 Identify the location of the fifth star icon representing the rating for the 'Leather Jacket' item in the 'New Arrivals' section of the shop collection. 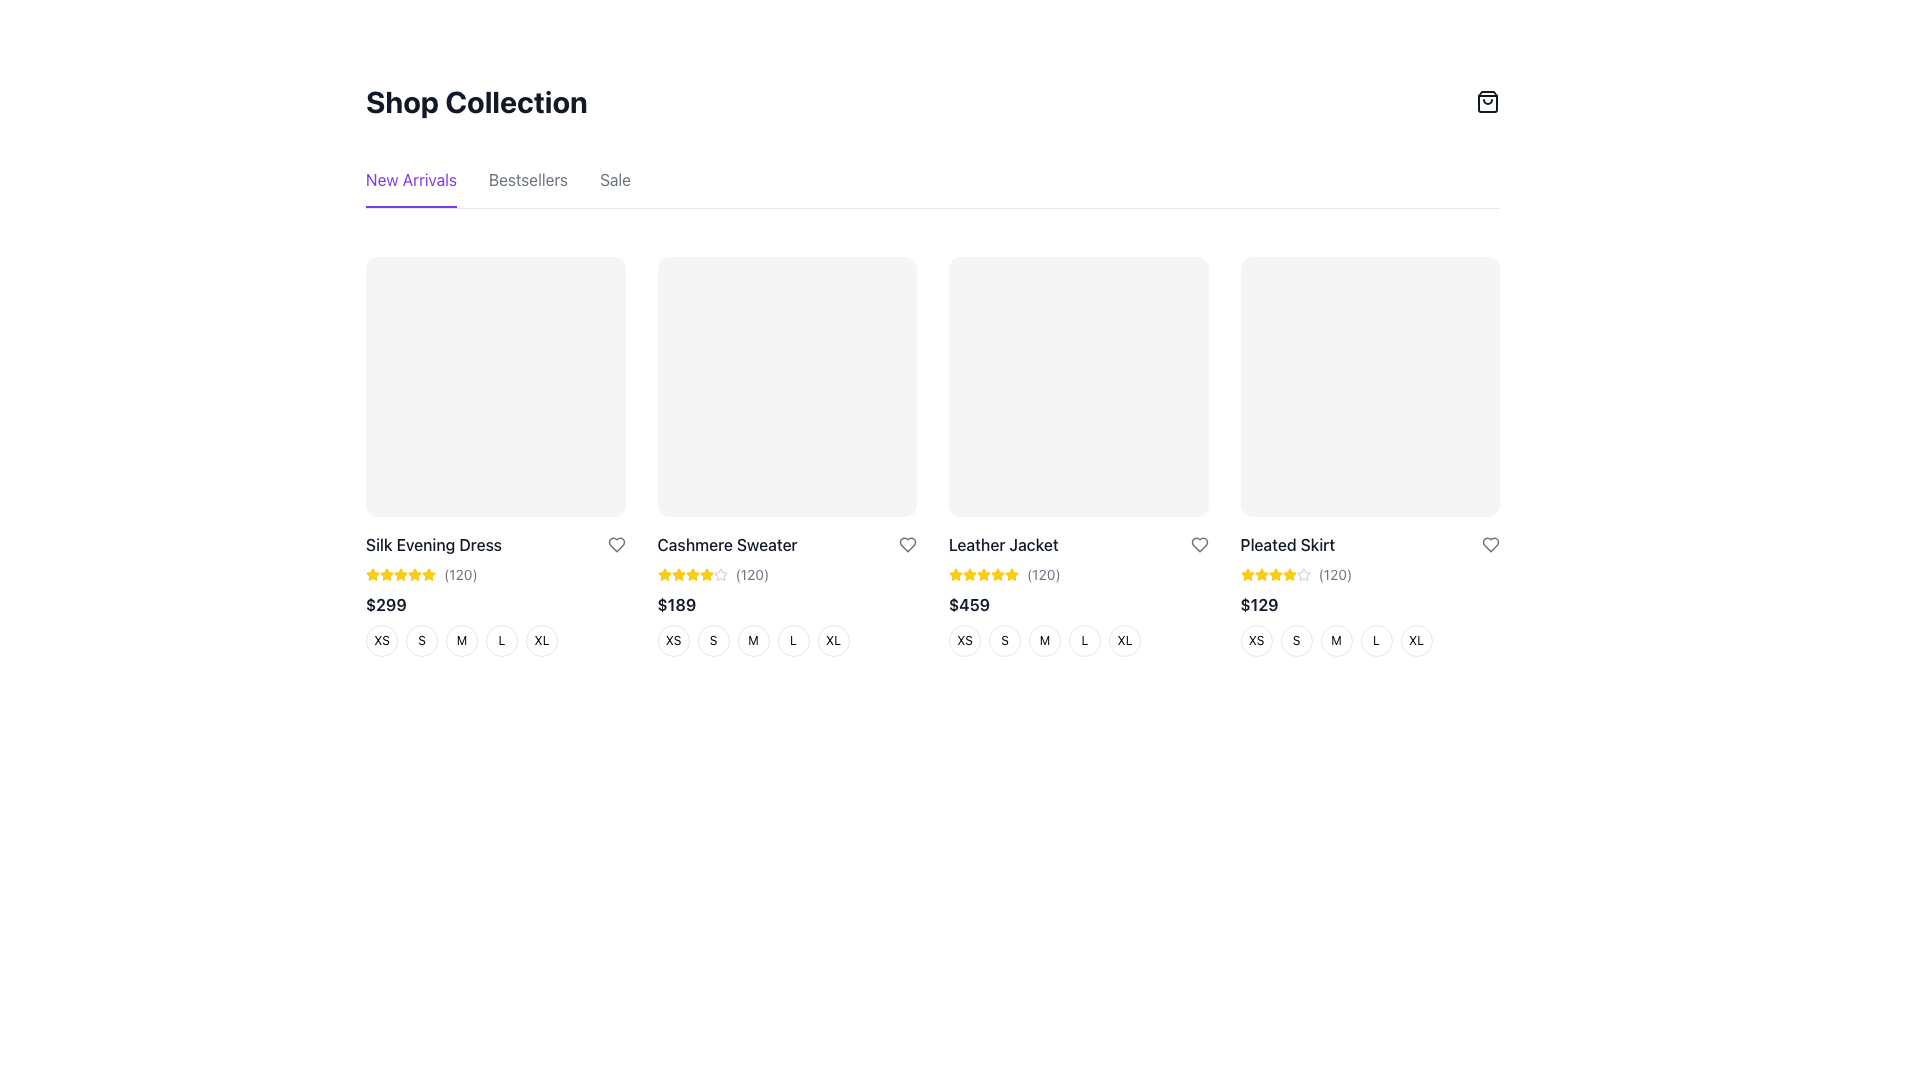
(983, 574).